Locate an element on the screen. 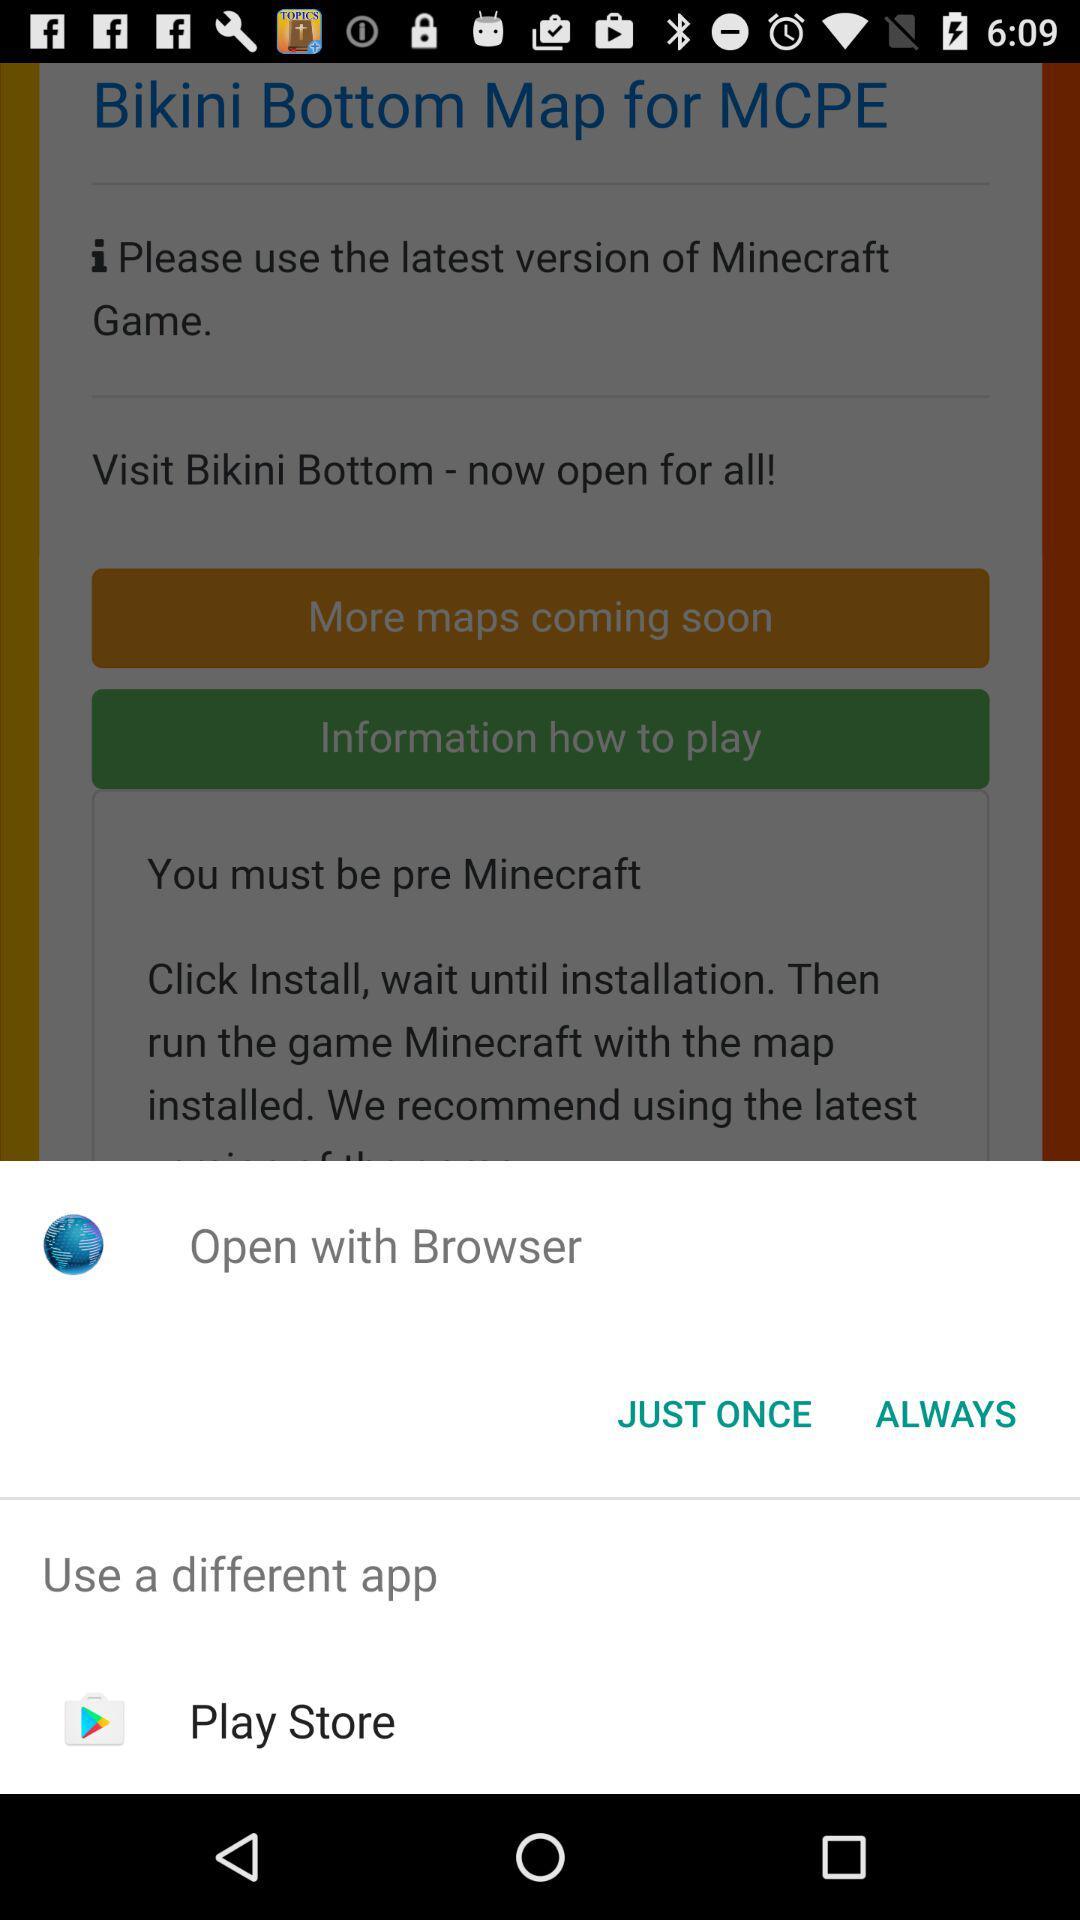 Image resolution: width=1080 pixels, height=1920 pixels. the always button is located at coordinates (945, 1411).